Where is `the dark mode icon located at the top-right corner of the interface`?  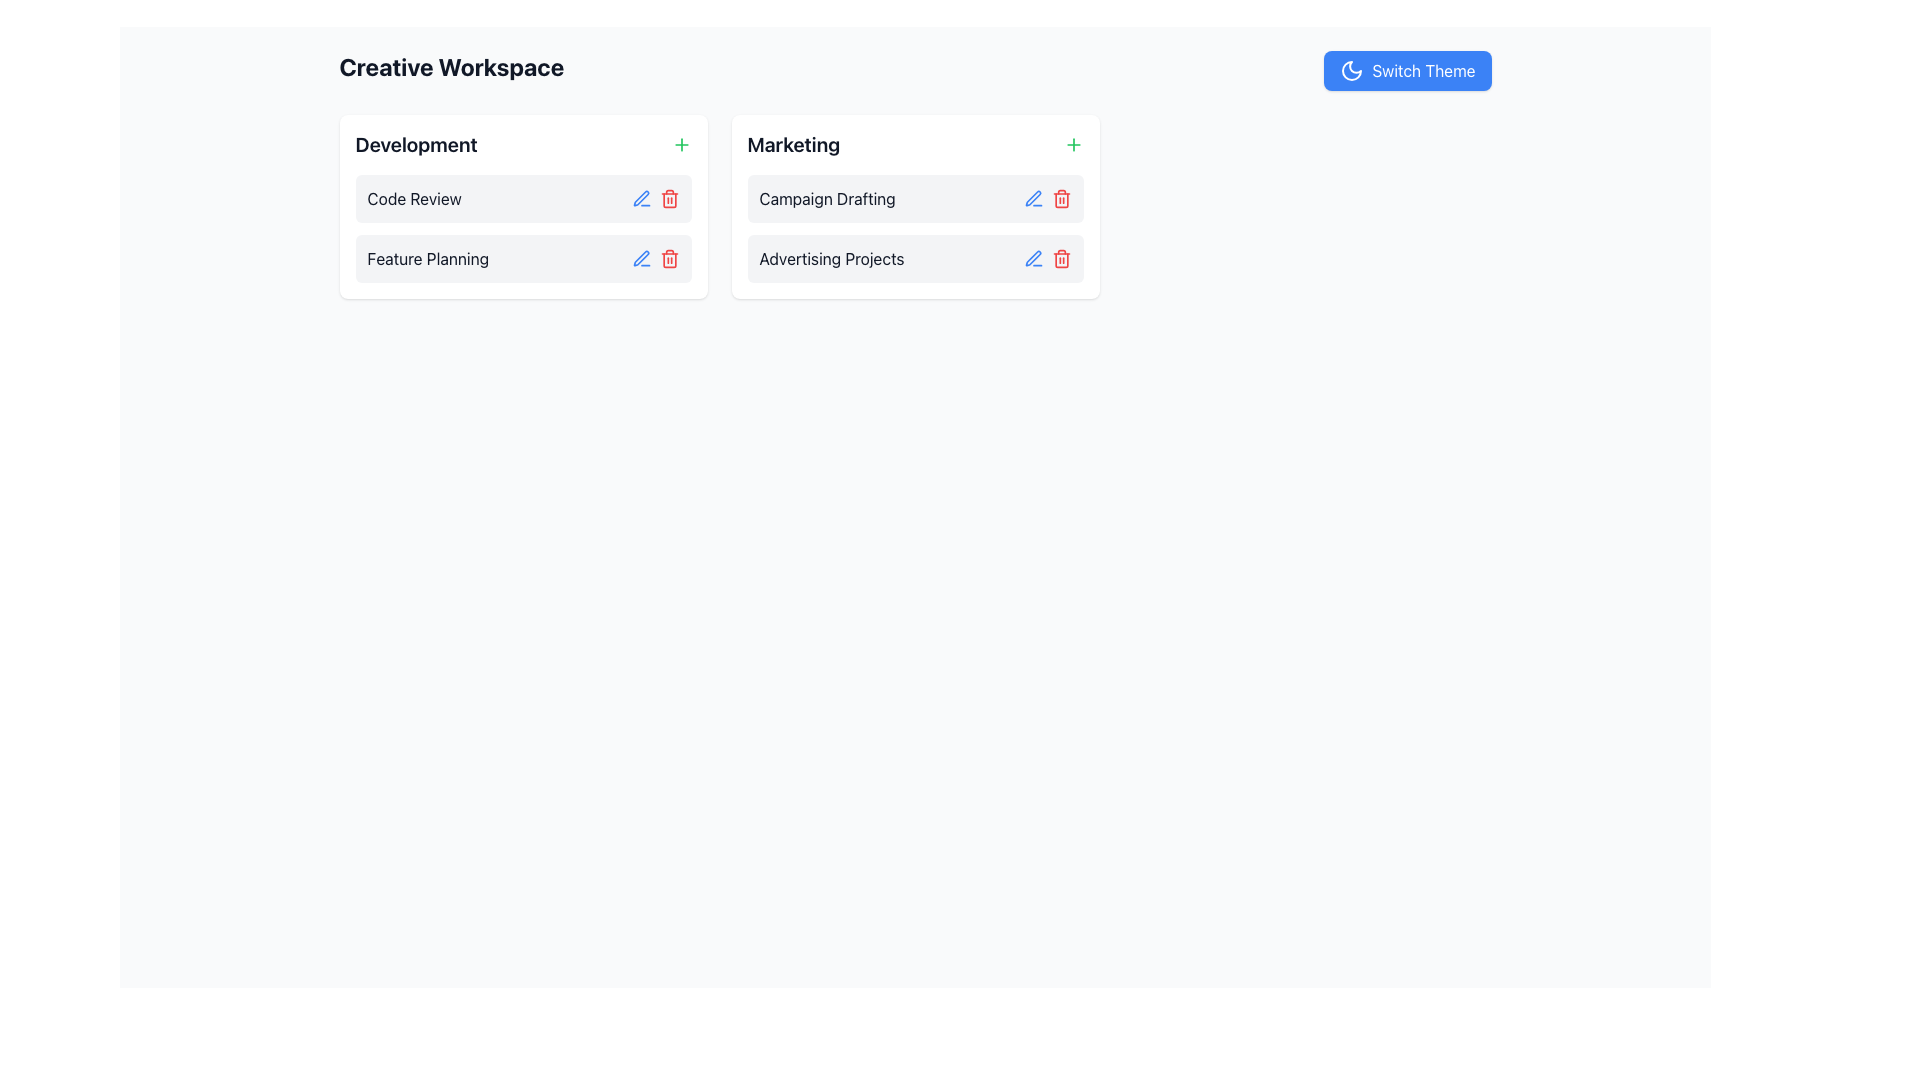
the dark mode icon located at the top-right corner of the interface is located at coordinates (1352, 69).